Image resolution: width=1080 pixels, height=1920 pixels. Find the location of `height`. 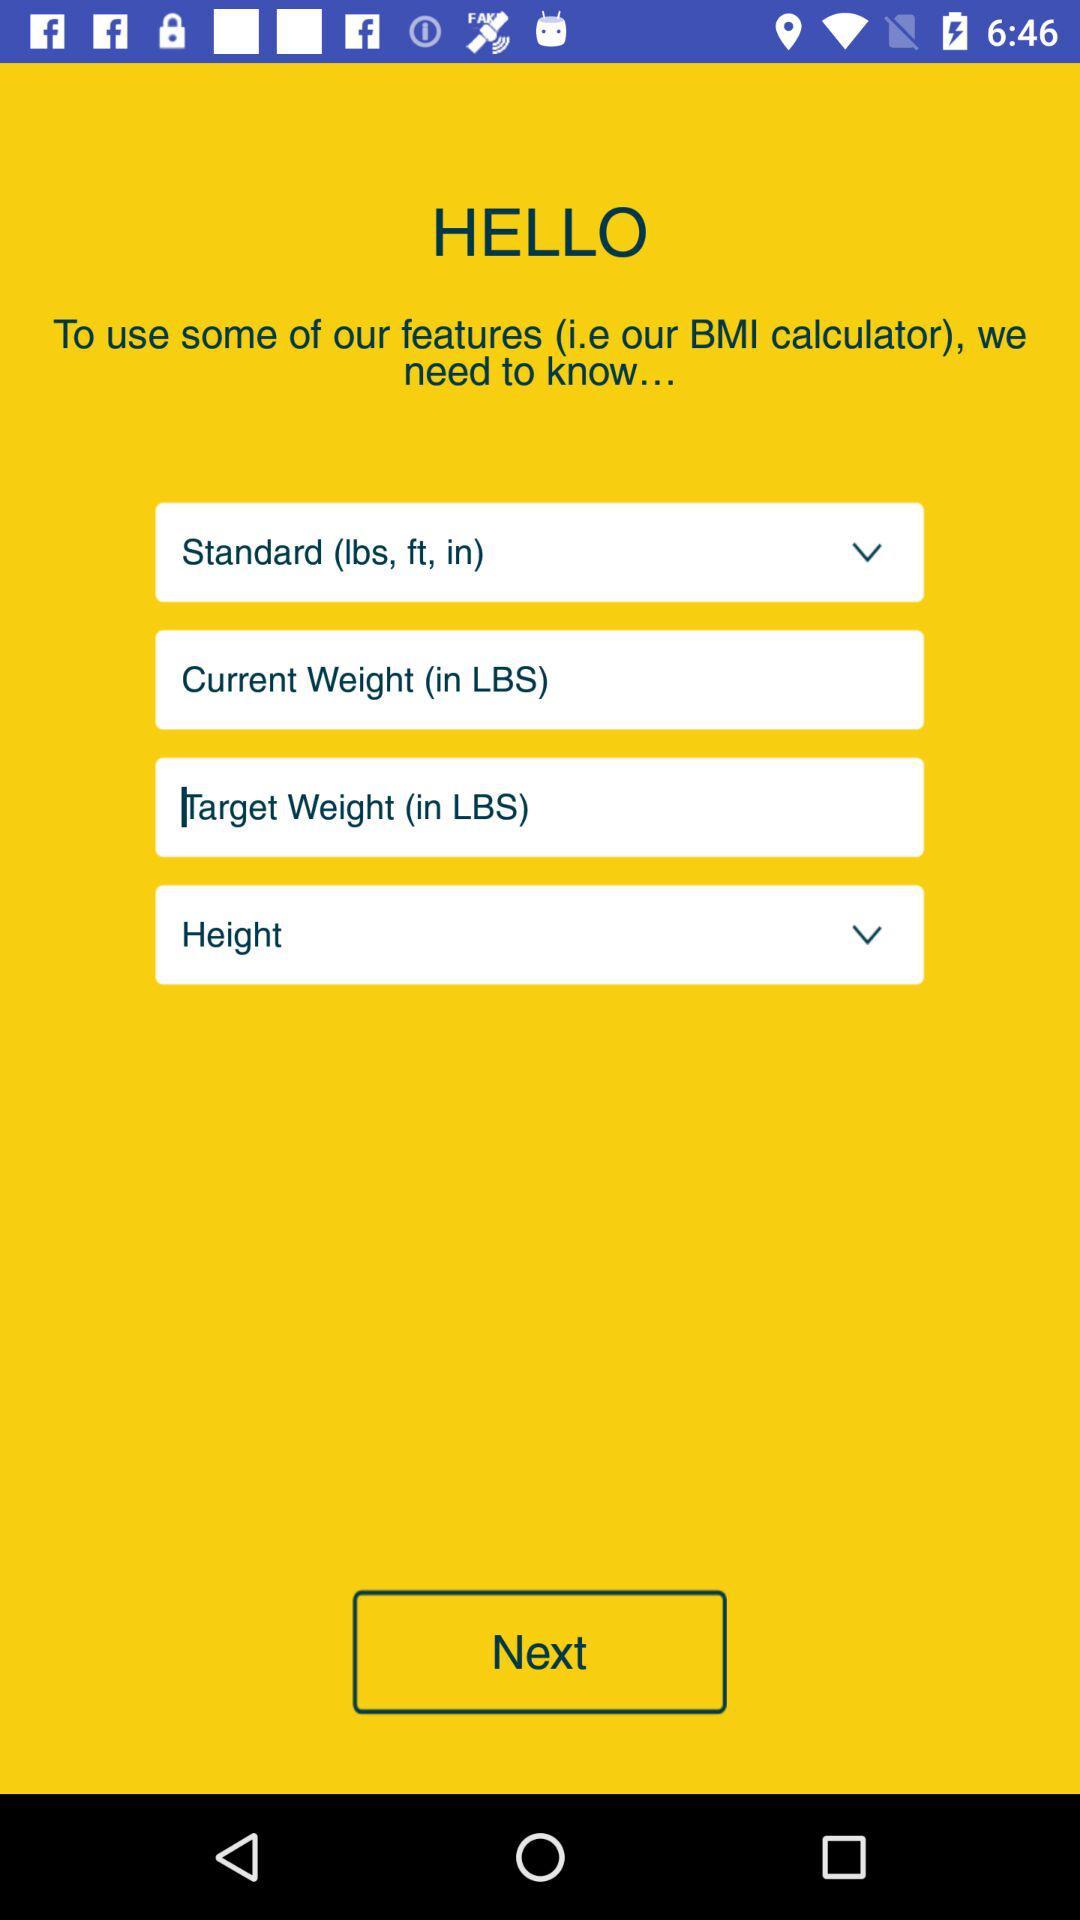

height is located at coordinates (540, 933).